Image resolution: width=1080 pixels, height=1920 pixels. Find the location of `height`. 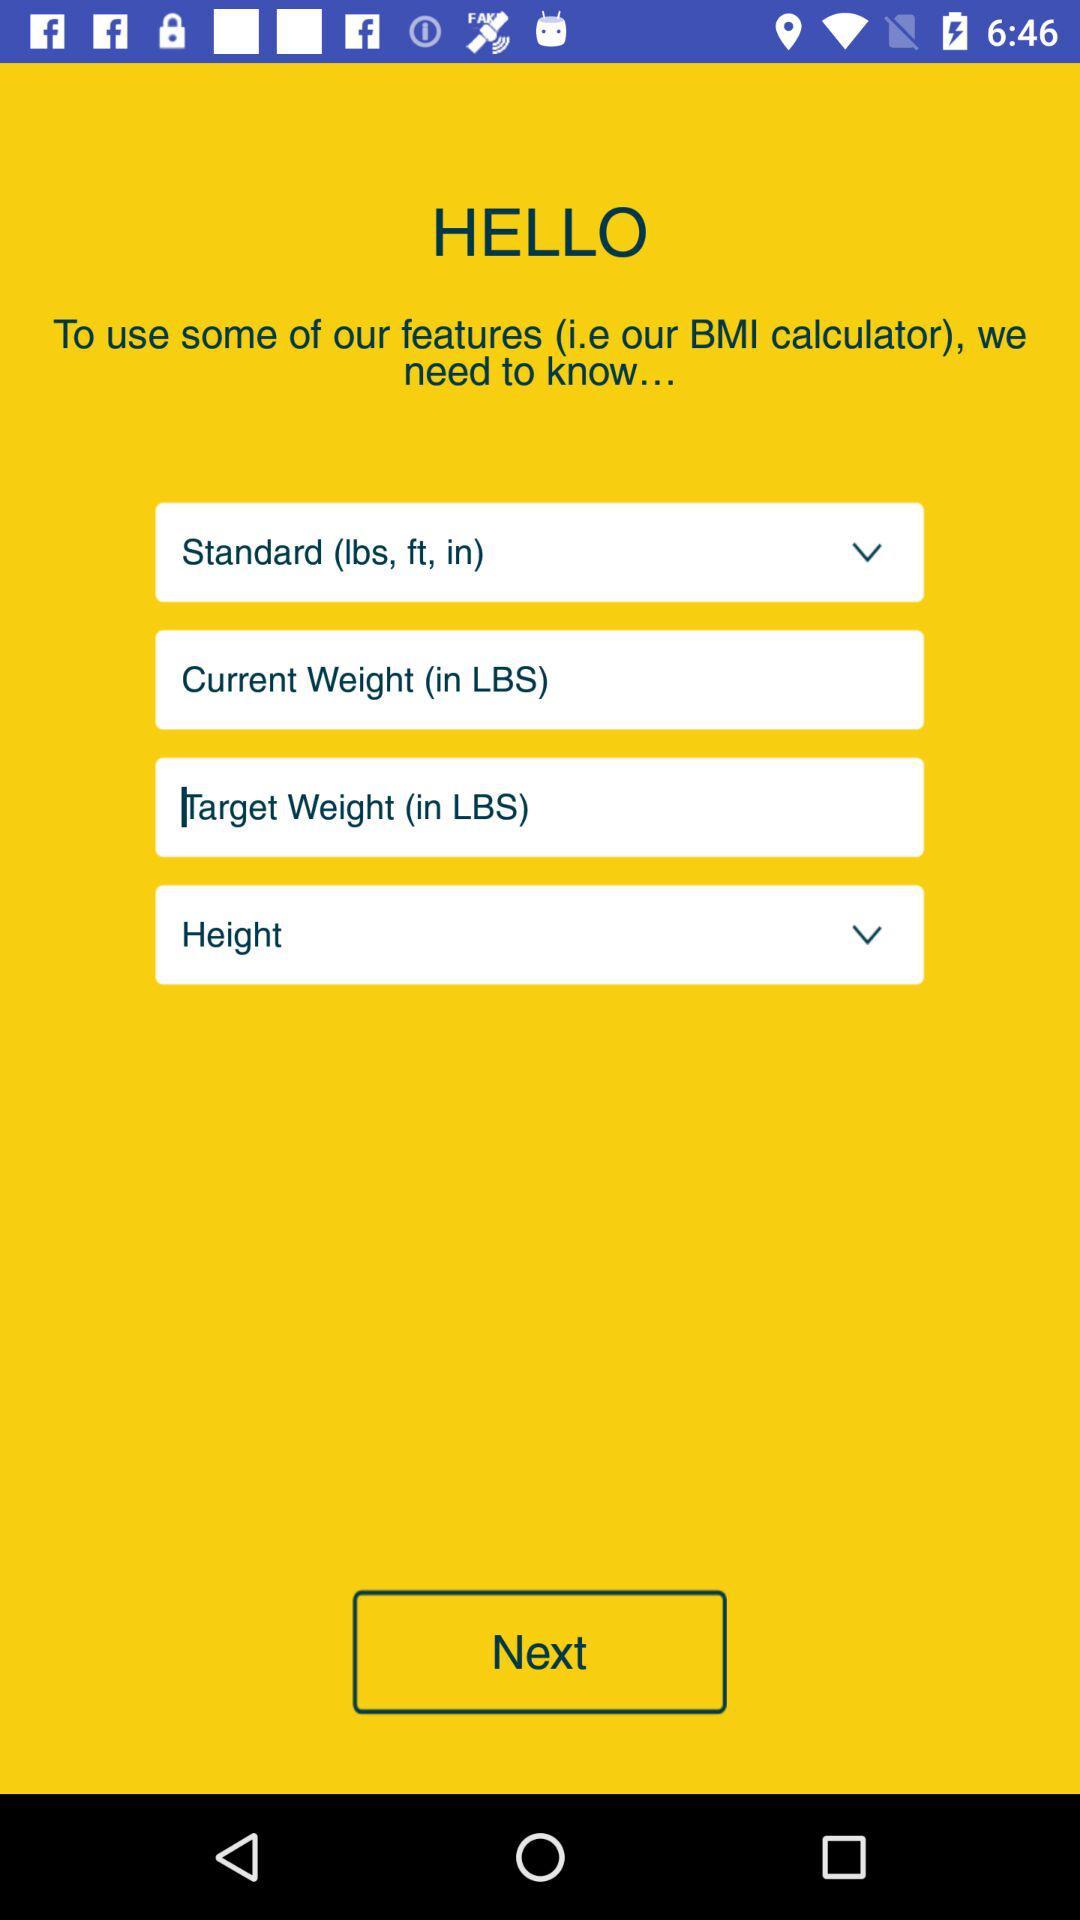

height is located at coordinates (540, 933).